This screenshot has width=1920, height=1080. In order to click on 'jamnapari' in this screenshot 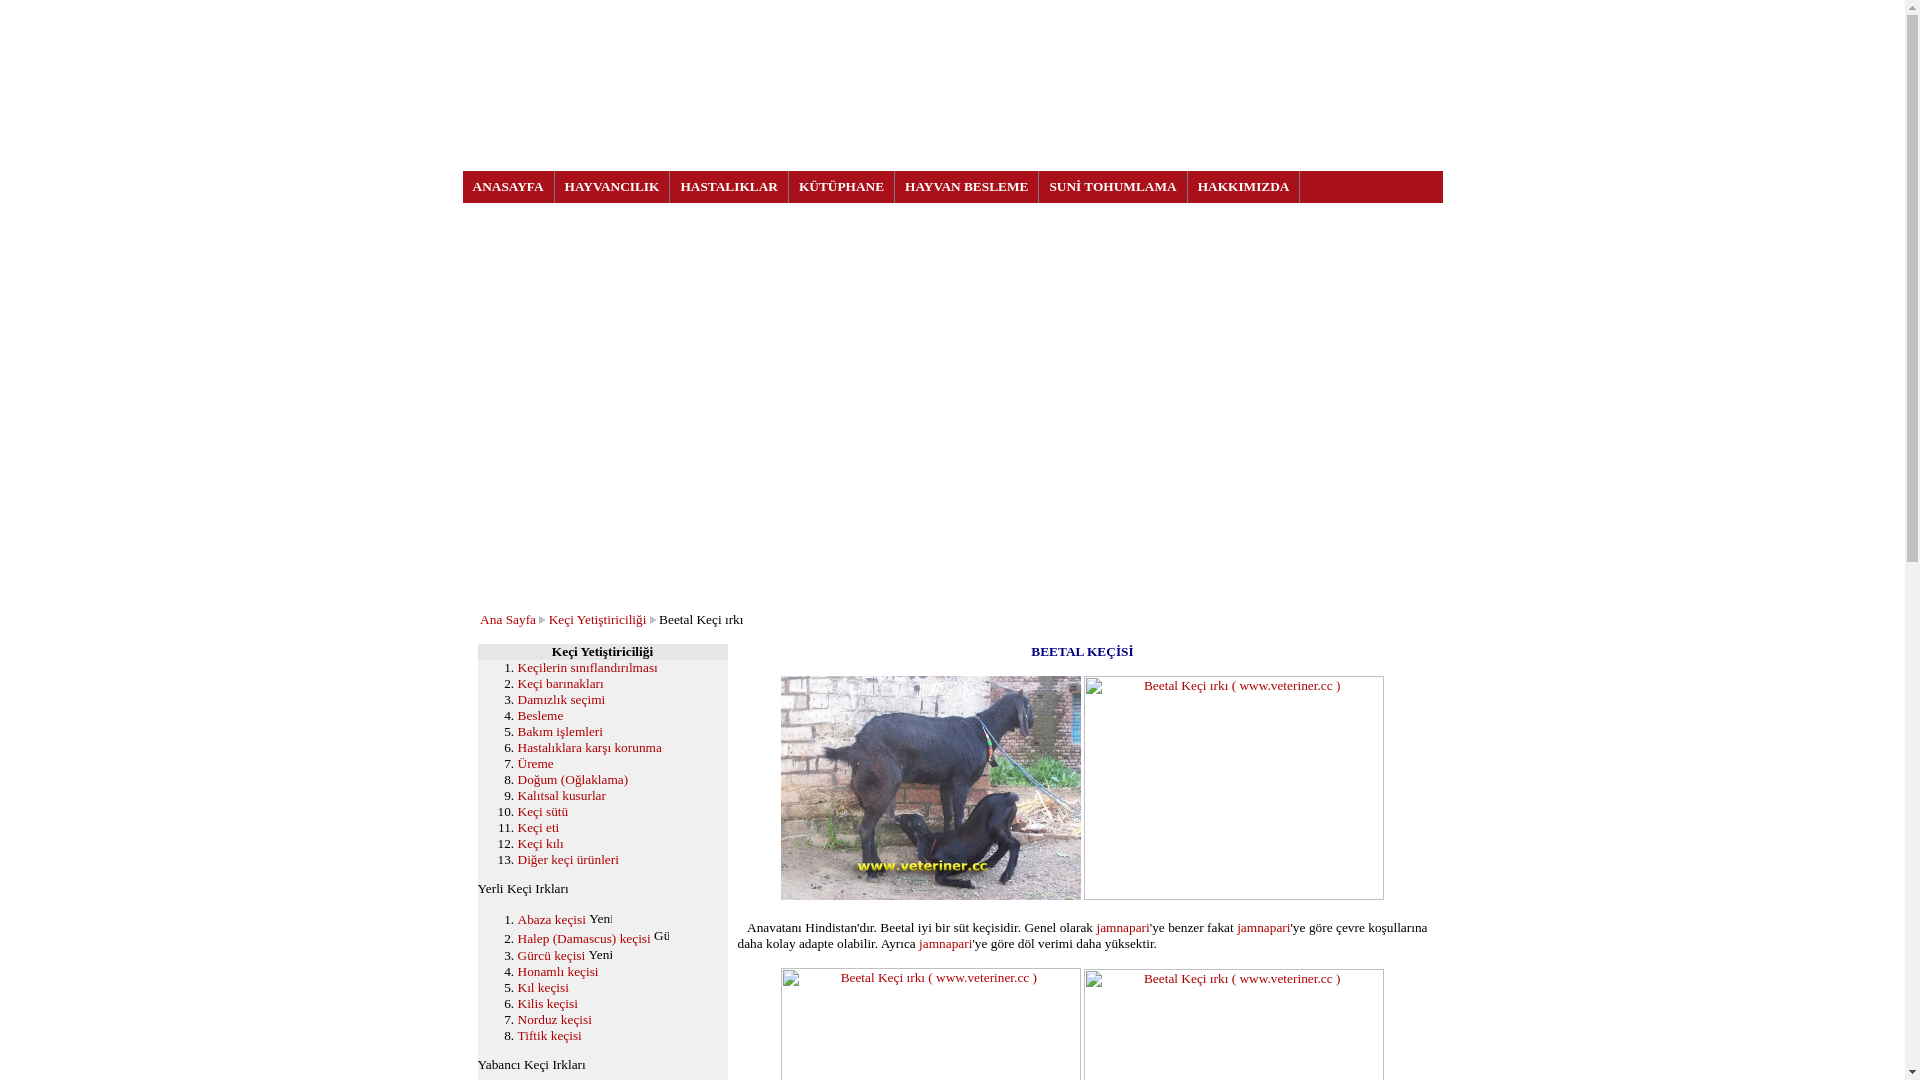, I will do `click(1262, 927)`.